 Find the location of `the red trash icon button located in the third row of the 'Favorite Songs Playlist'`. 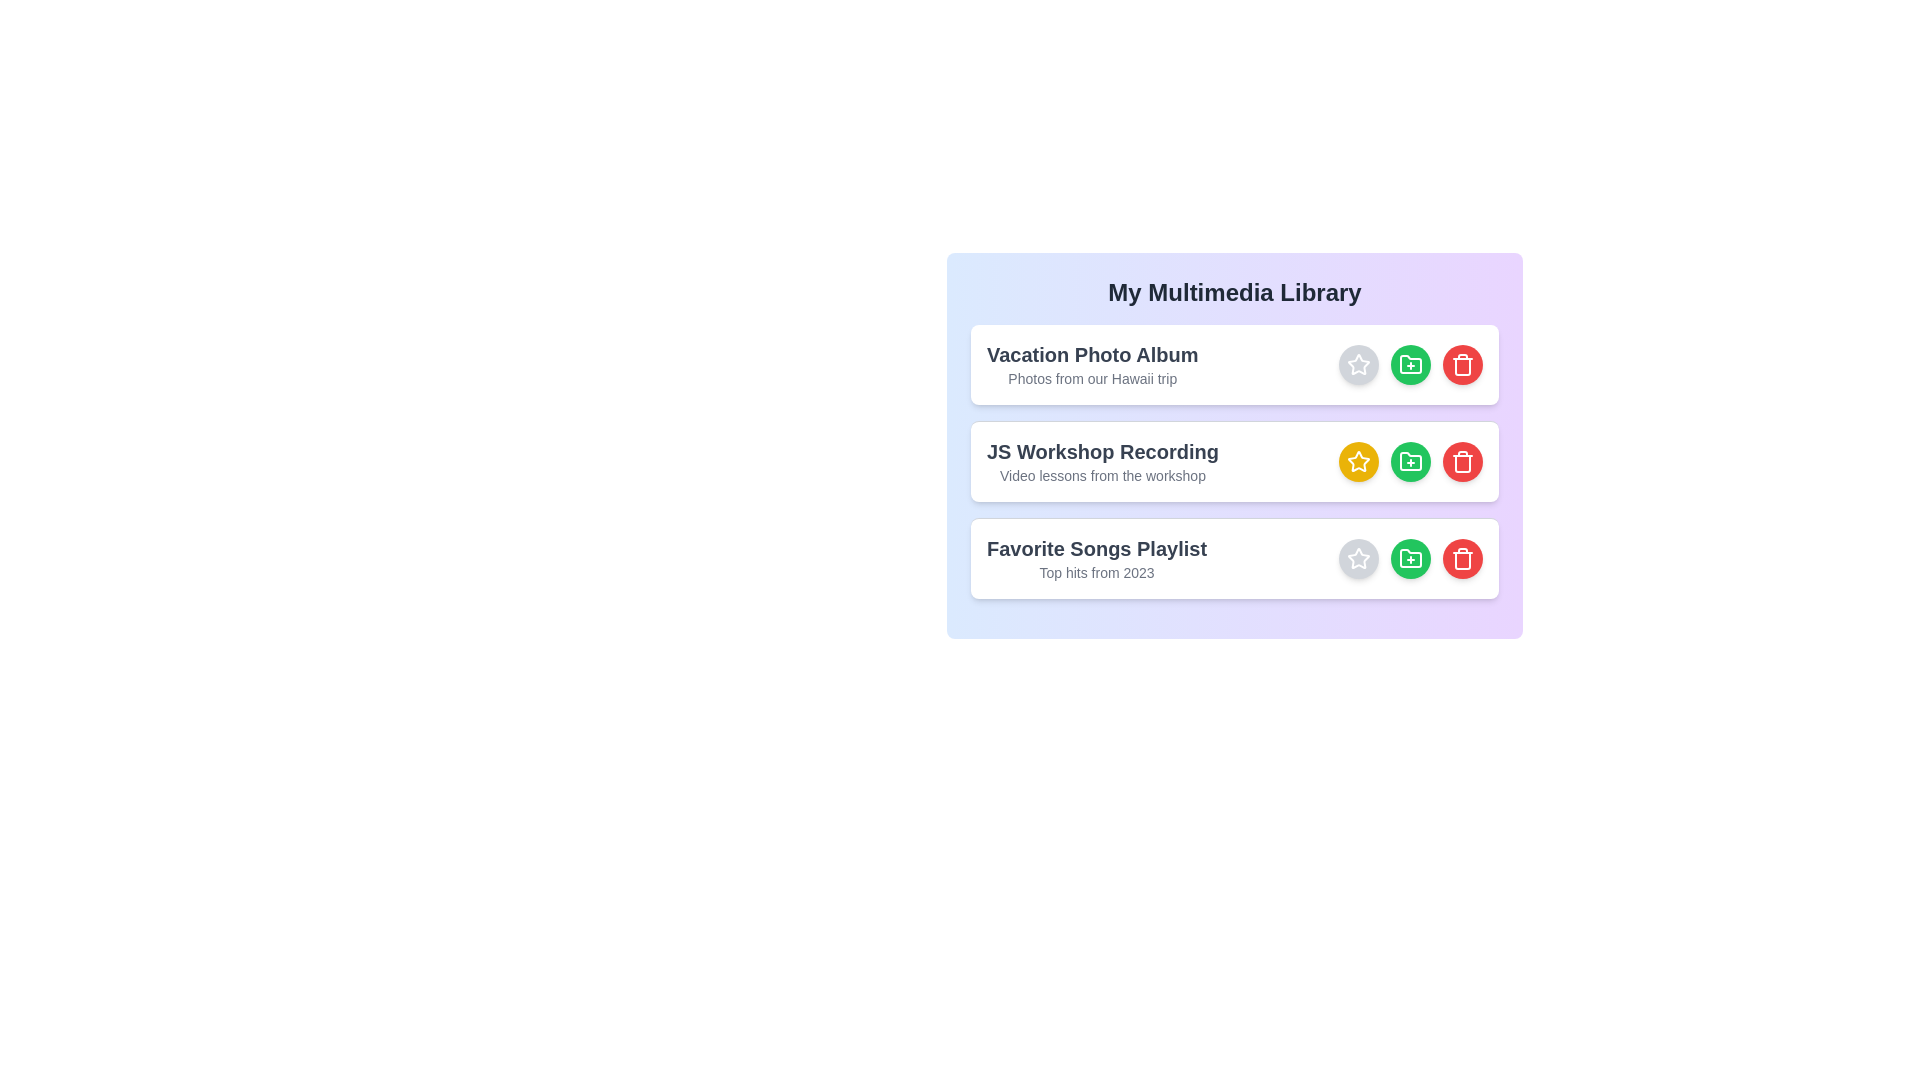

the red trash icon button located in the third row of the 'Favorite Songs Playlist' is located at coordinates (1463, 559).